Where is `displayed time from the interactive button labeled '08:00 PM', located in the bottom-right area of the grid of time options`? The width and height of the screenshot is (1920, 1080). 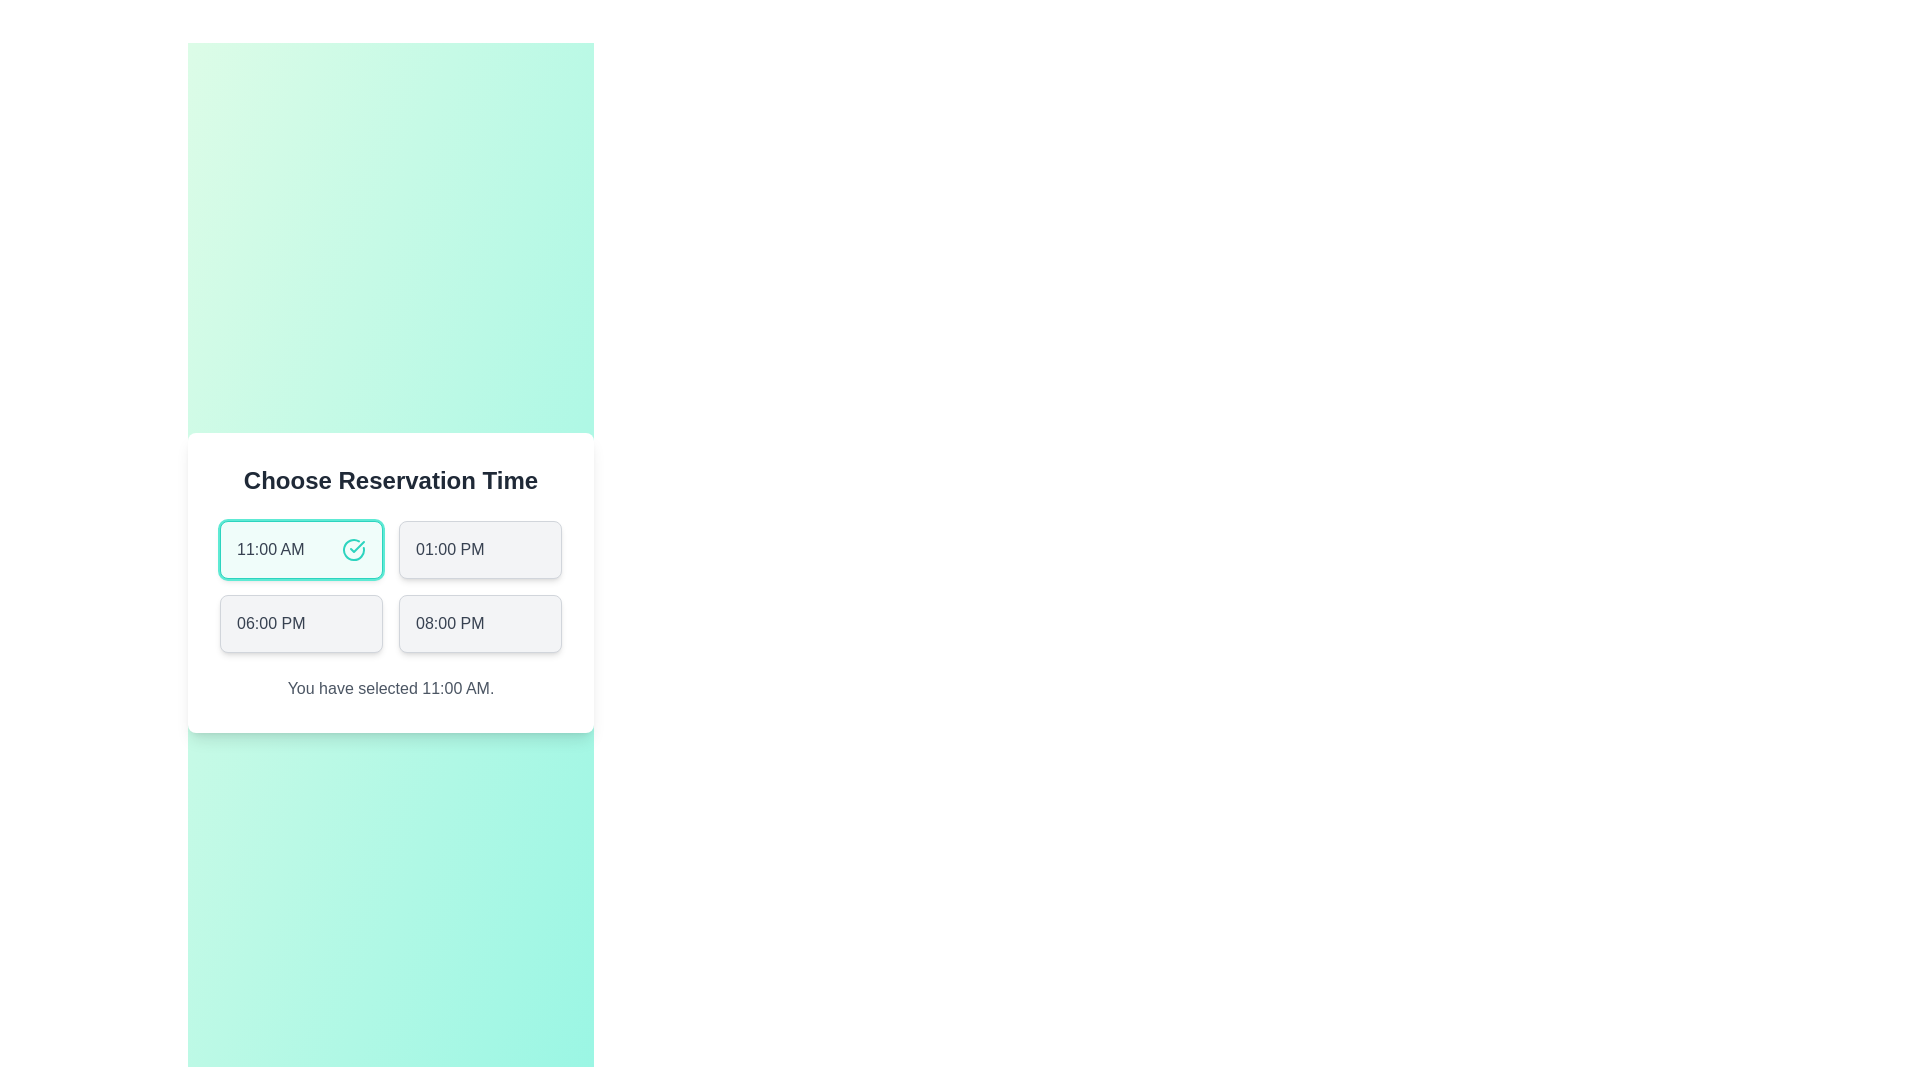 displayed time from the interactive button labeled '08:00 PM', located in the bottom-right area of the grid of time options is located at coordinates (449, 623).